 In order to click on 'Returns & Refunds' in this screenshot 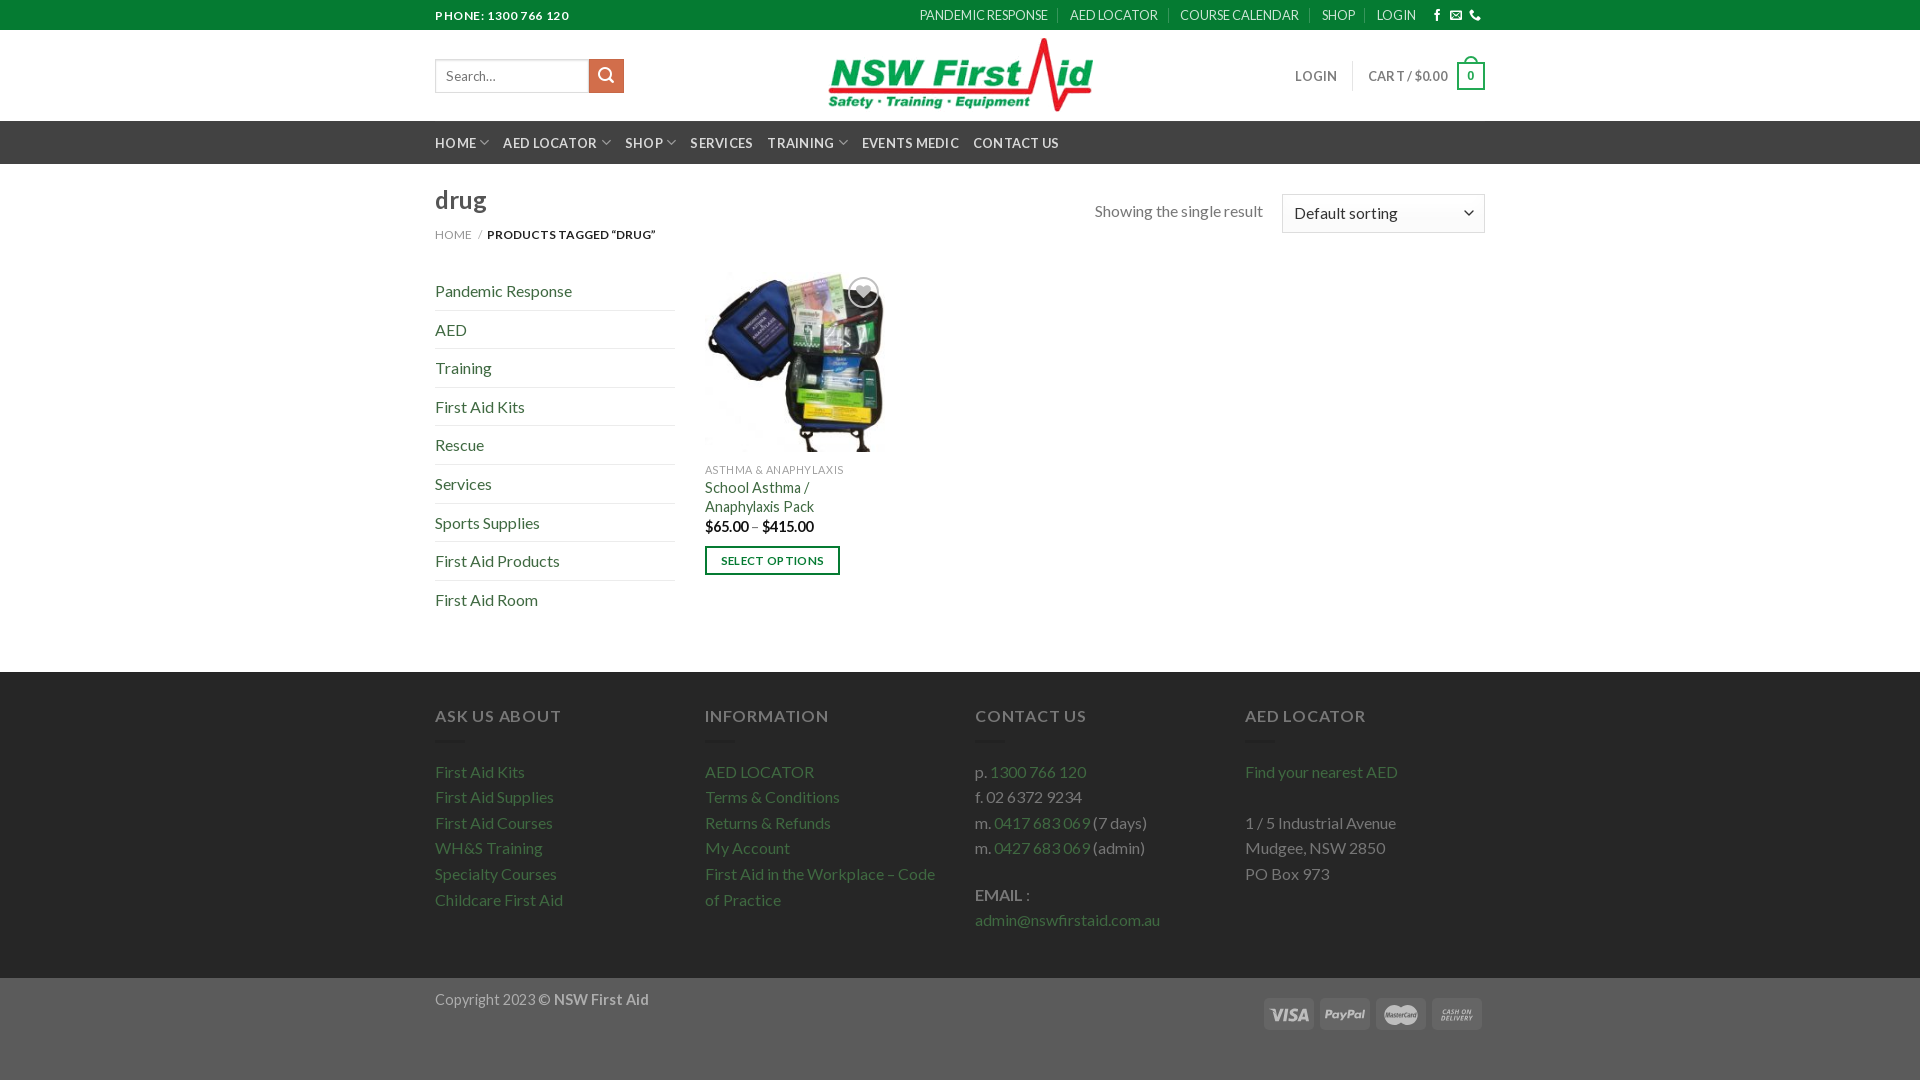, I will do `click(767, 822)`.